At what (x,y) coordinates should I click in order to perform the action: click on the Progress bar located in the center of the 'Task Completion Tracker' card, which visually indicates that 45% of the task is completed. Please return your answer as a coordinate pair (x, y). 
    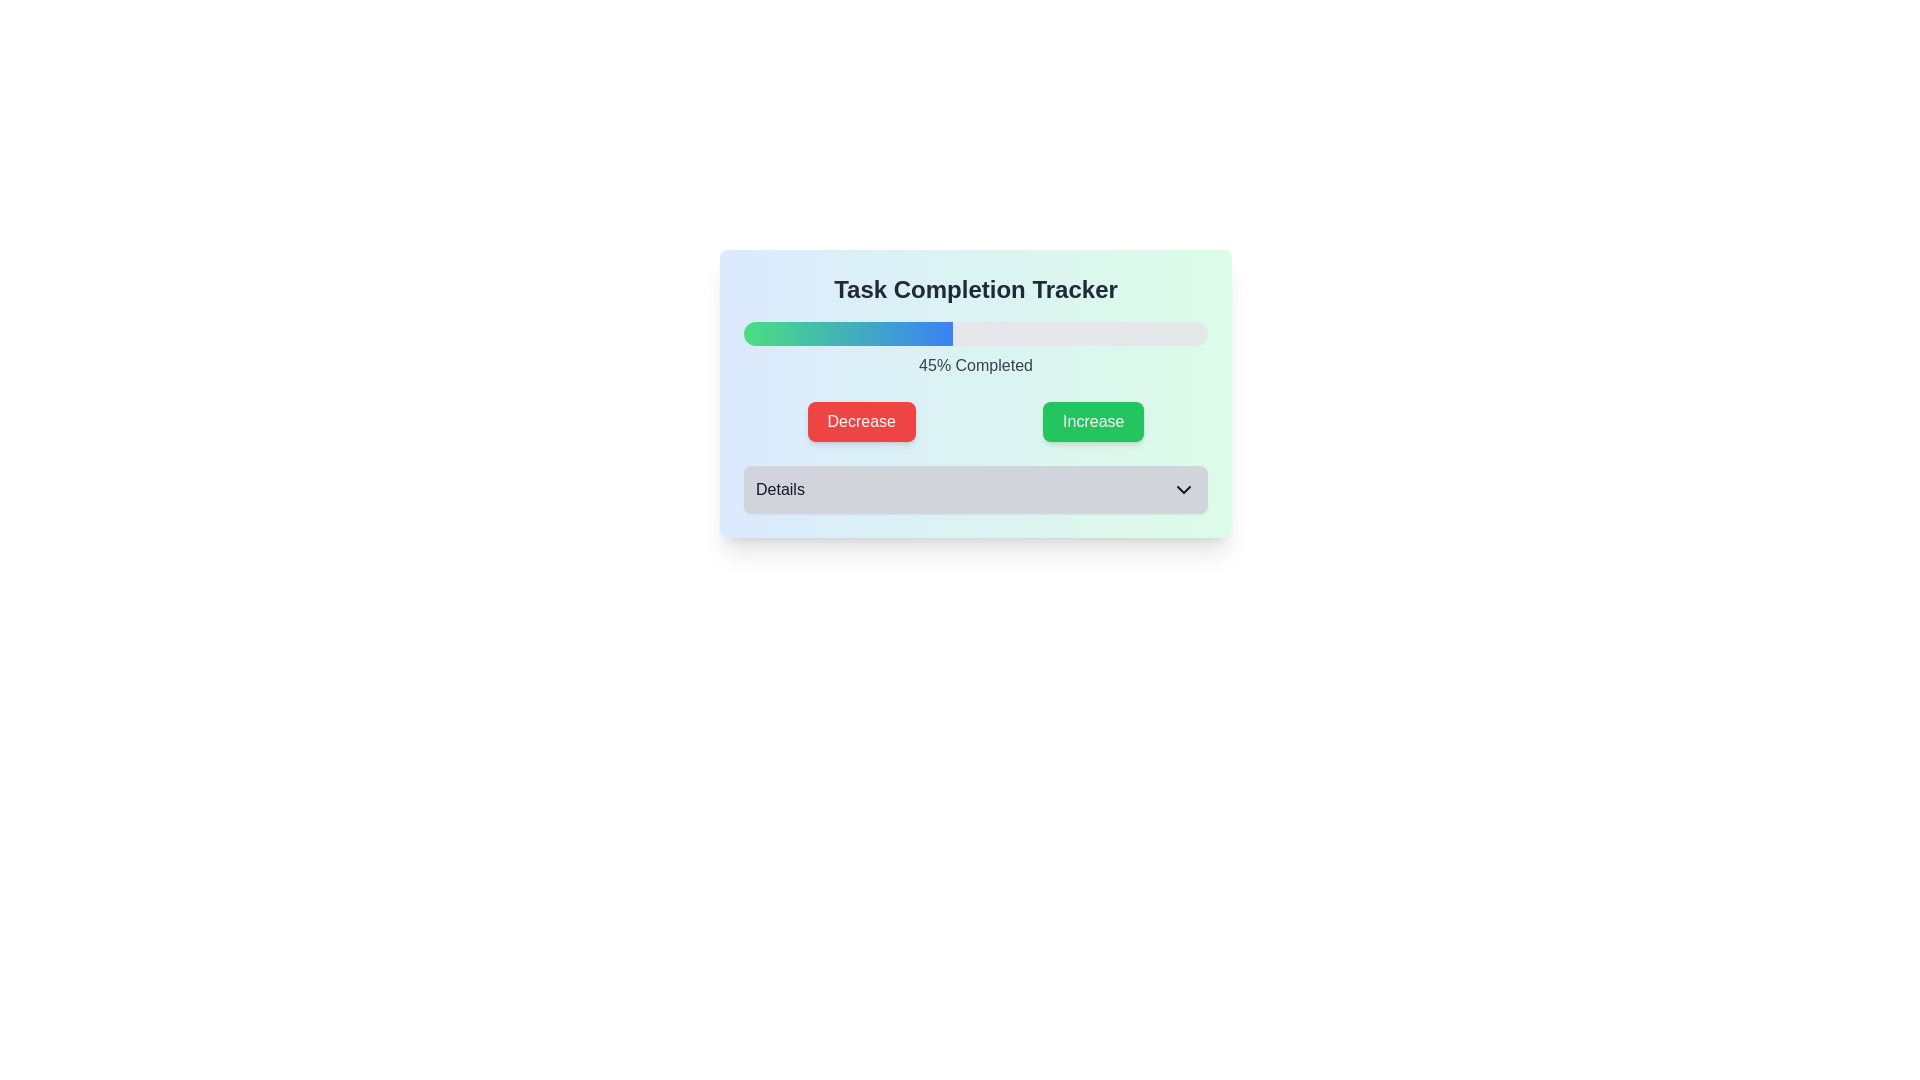
    Looking at the image, I should click on (975, 333).